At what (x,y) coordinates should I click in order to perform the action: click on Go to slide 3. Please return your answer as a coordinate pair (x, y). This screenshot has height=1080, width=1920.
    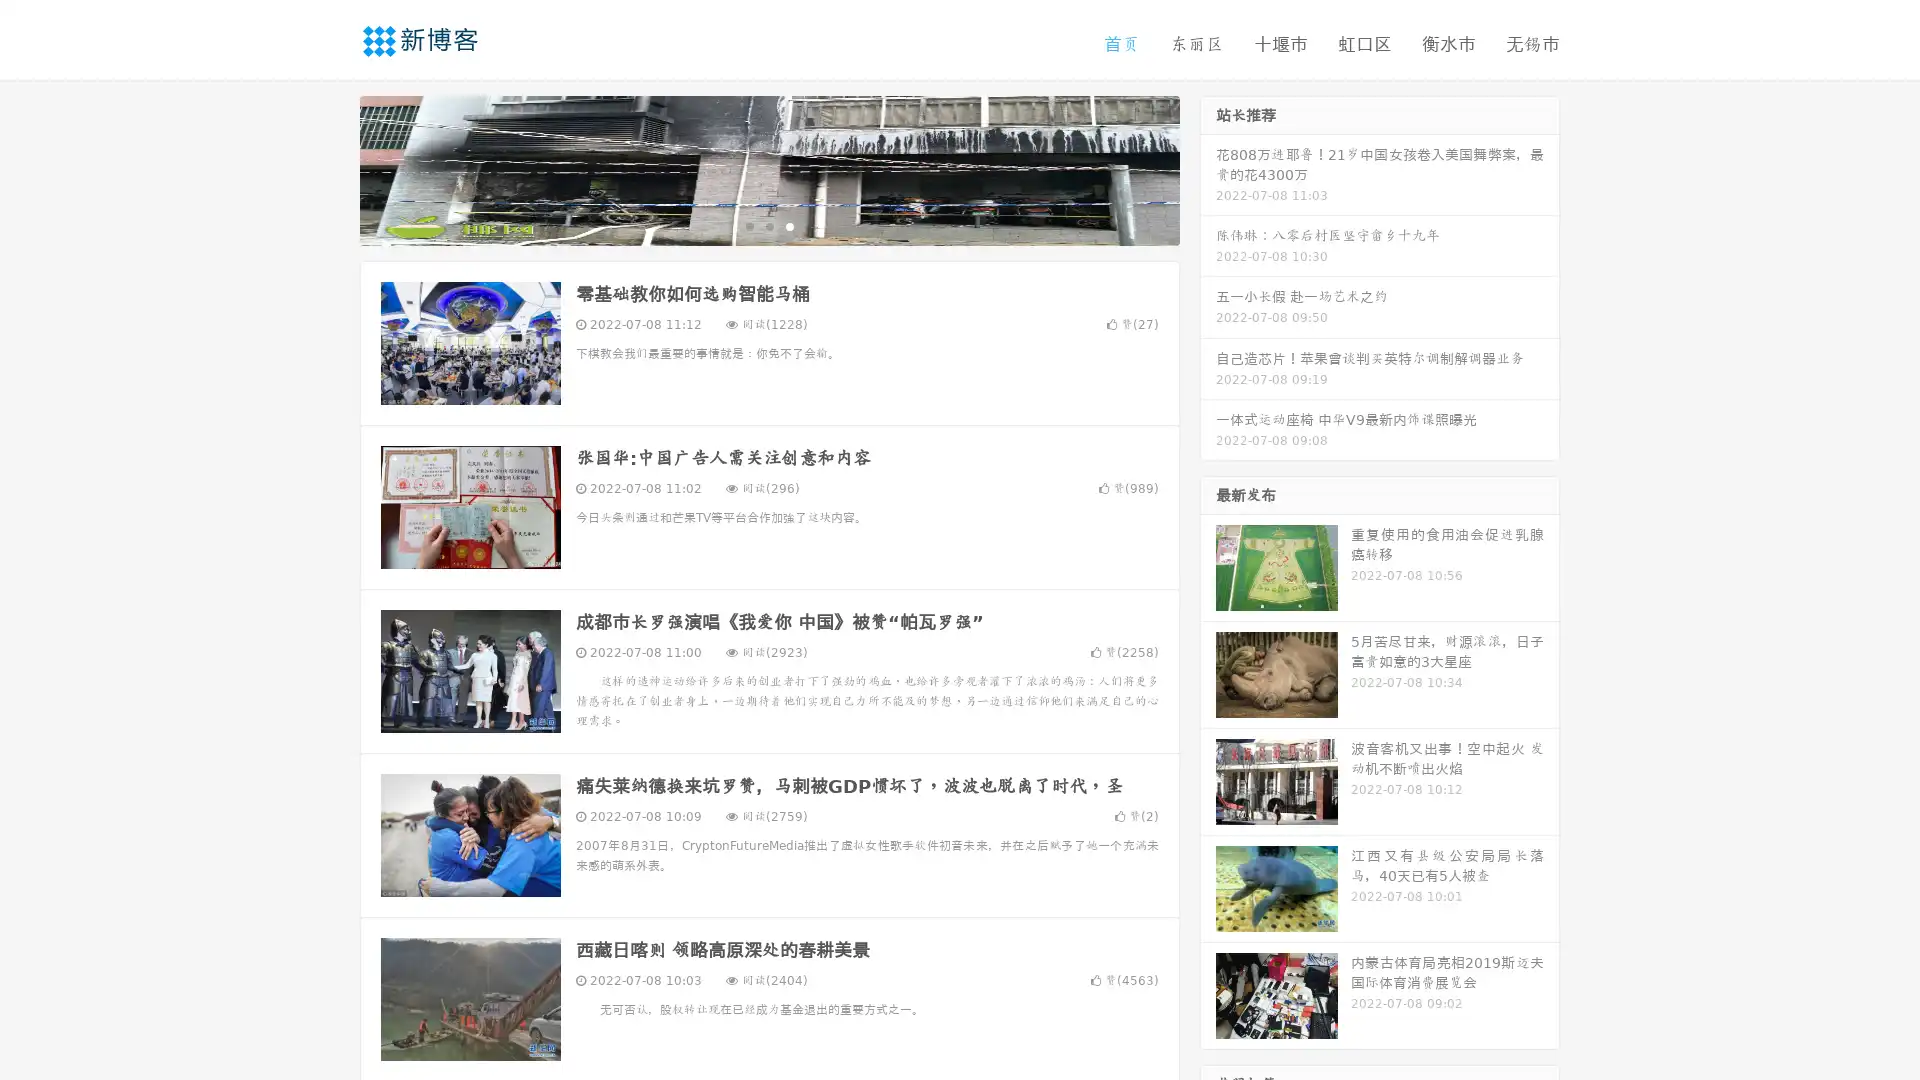
    Looking at the image, I should click on (789, 225).